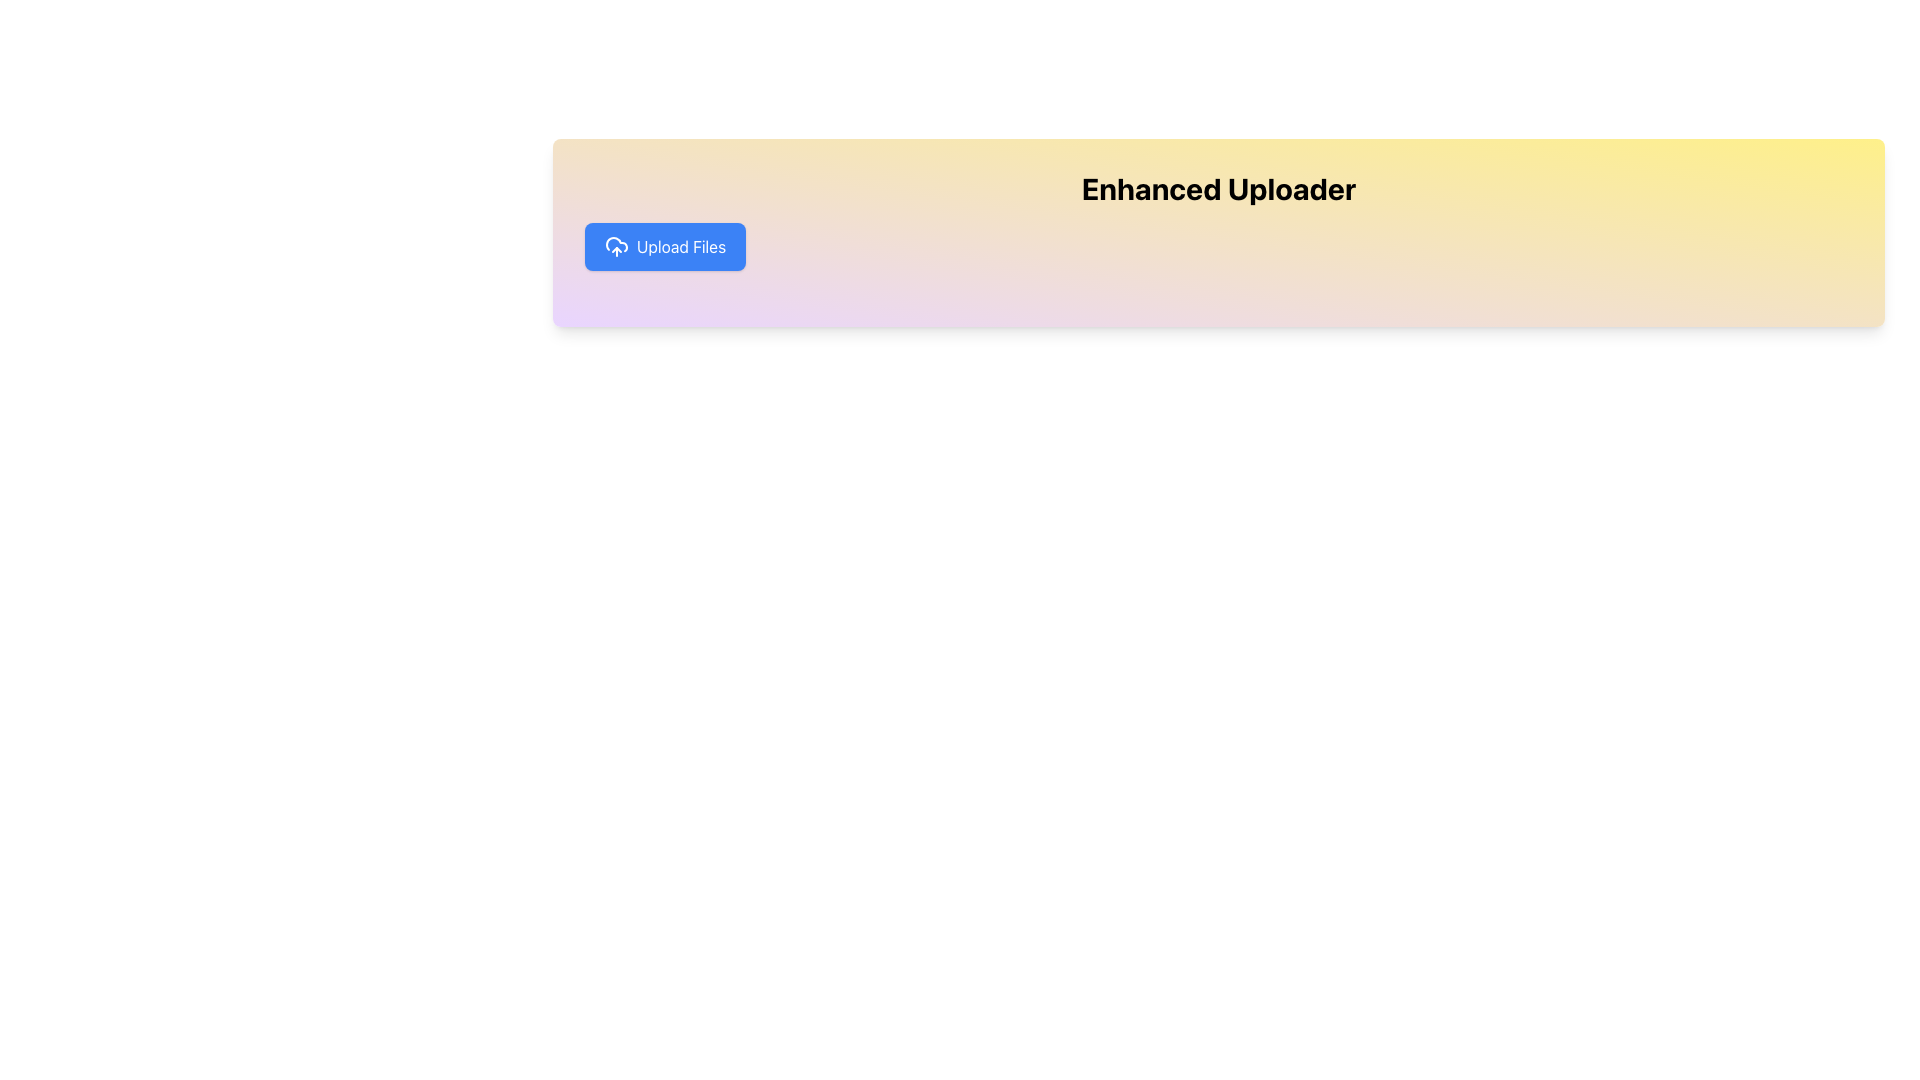 Image resolution: width=1920 pixels, height=1080 pixels. I want to click on the "Upload Files" button, which is a prominent rectangular button with rounded corners and a vibrant blue background, located slightly below the text "Enhanced Uploader" in the top-left corner of the section, so click(665, 245).